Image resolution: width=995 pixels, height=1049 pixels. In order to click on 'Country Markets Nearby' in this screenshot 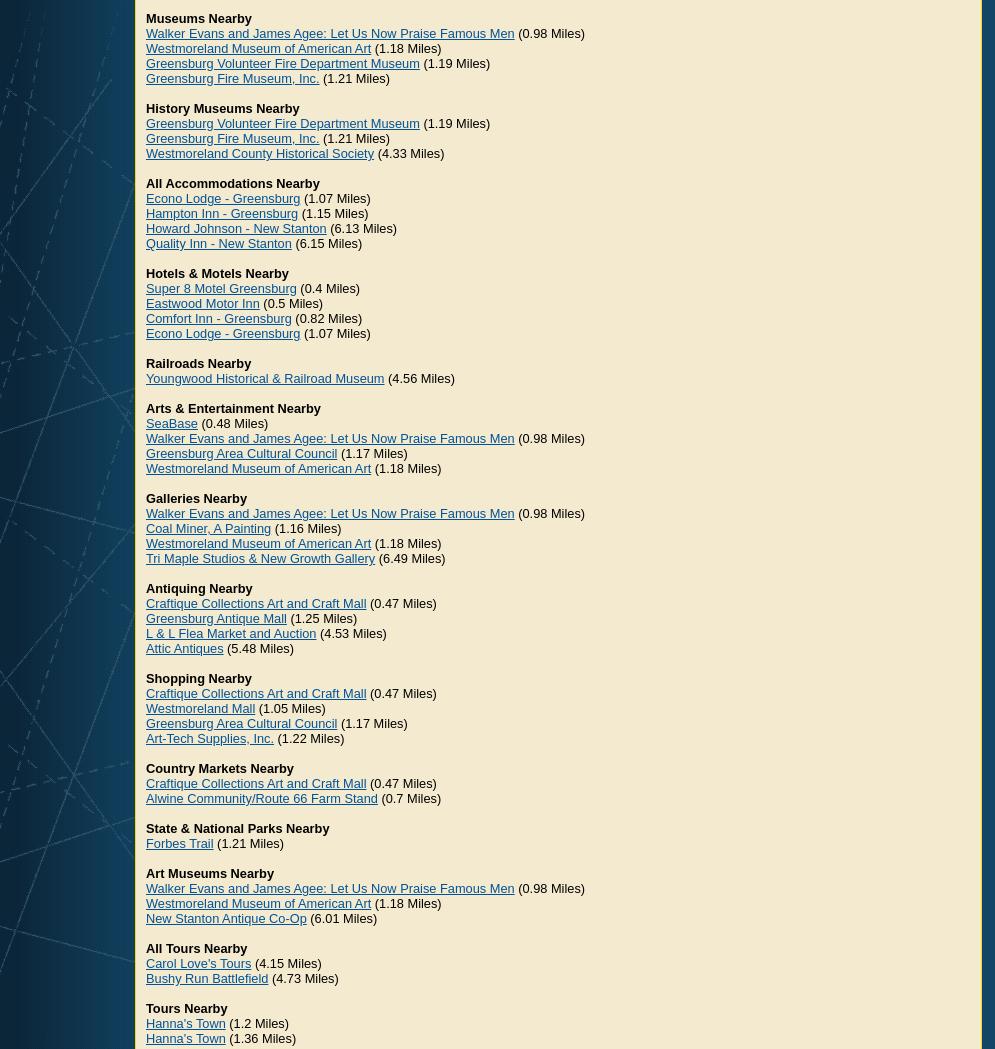, I will do `click(218, 768)`.